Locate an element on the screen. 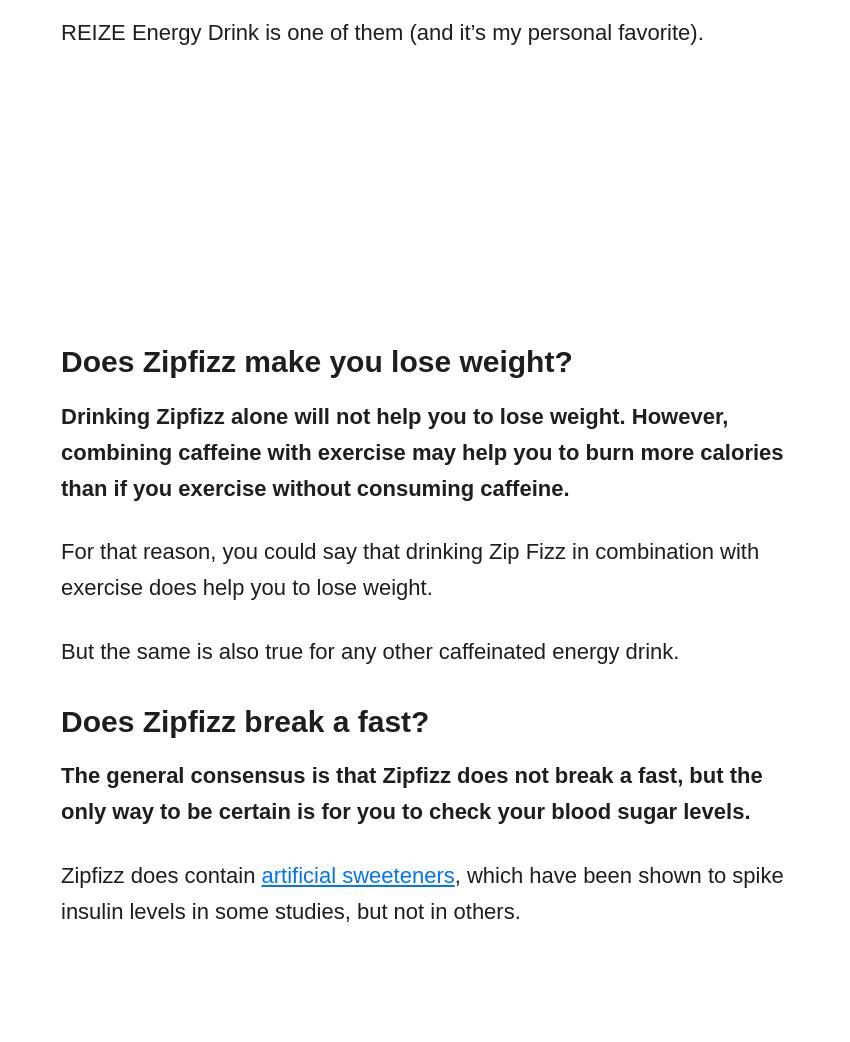  'The general consensus is that Zipfizz does not break a fast, but the only way to be certain is for you to check your blood sugar levels.' is located at coordinates (411, 793).